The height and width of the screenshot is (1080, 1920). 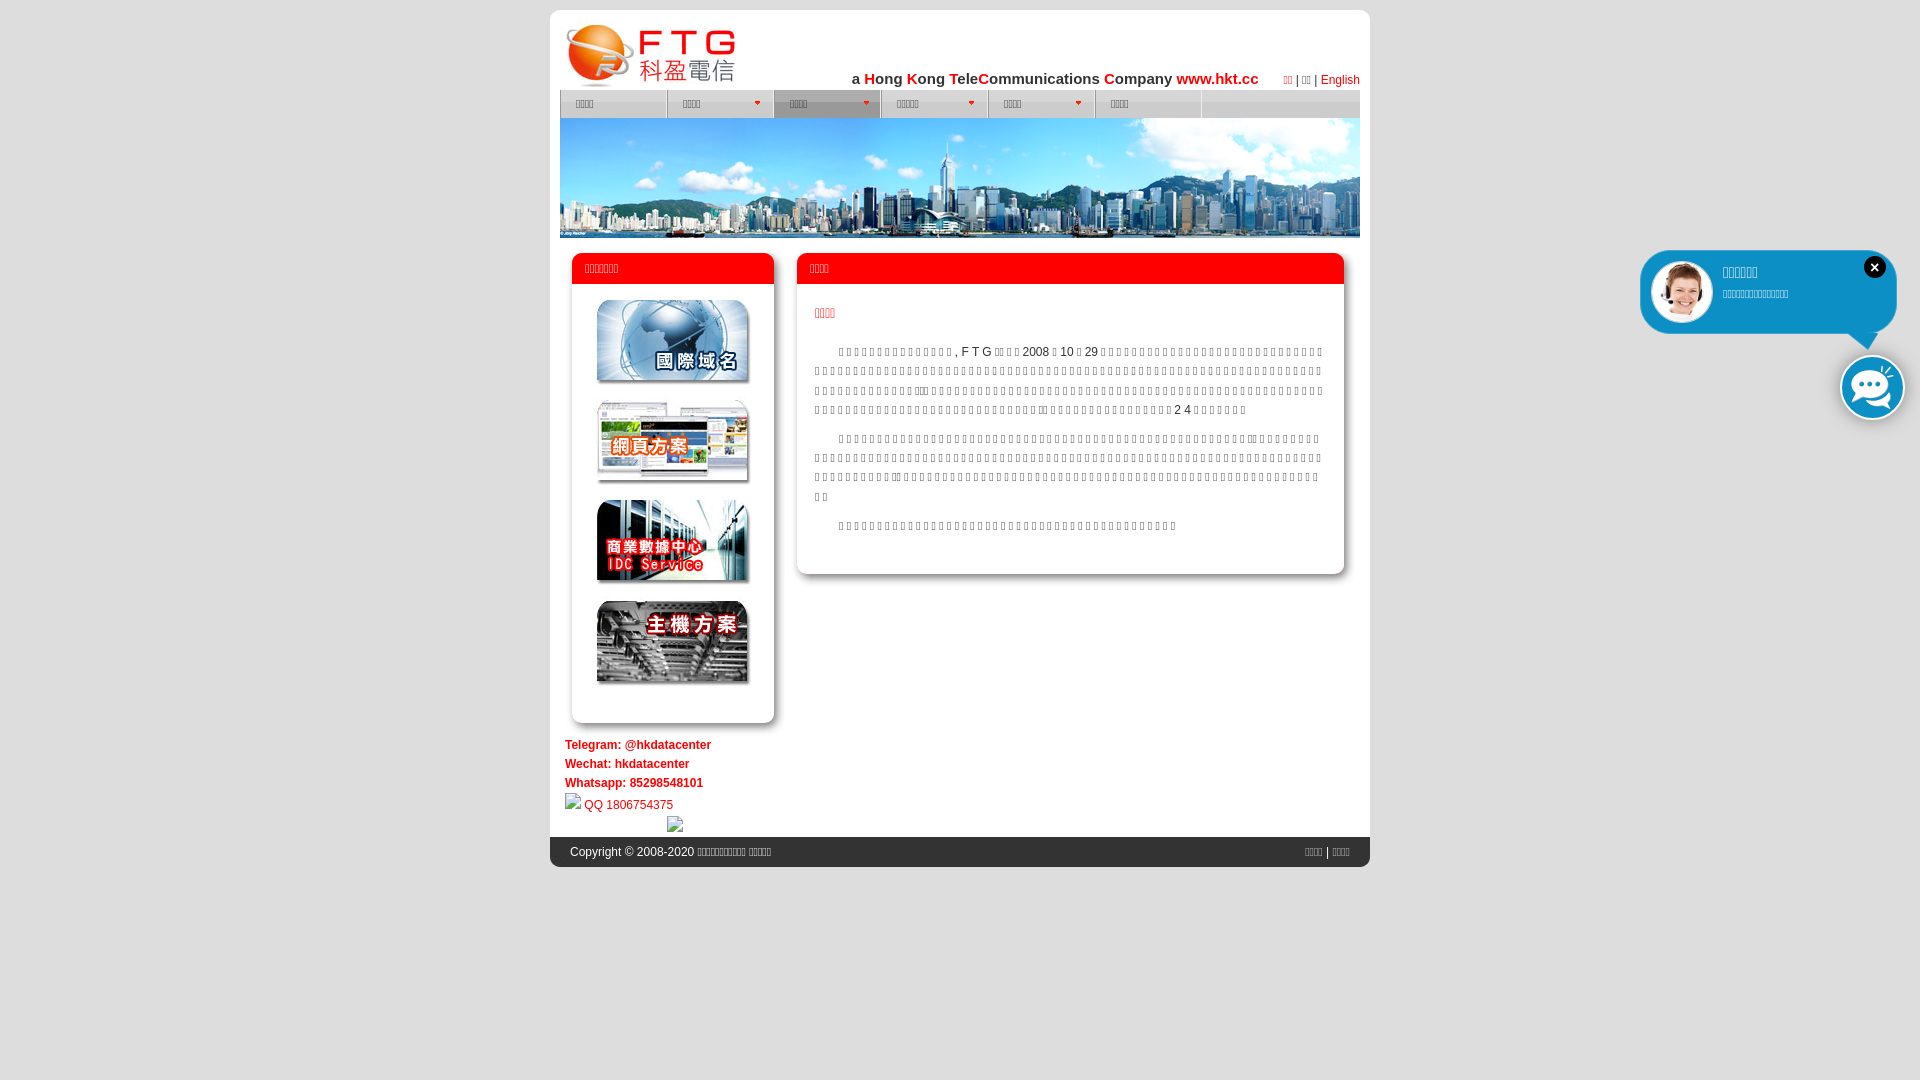 I want to click on 'English', so click(x=1340, y=79).